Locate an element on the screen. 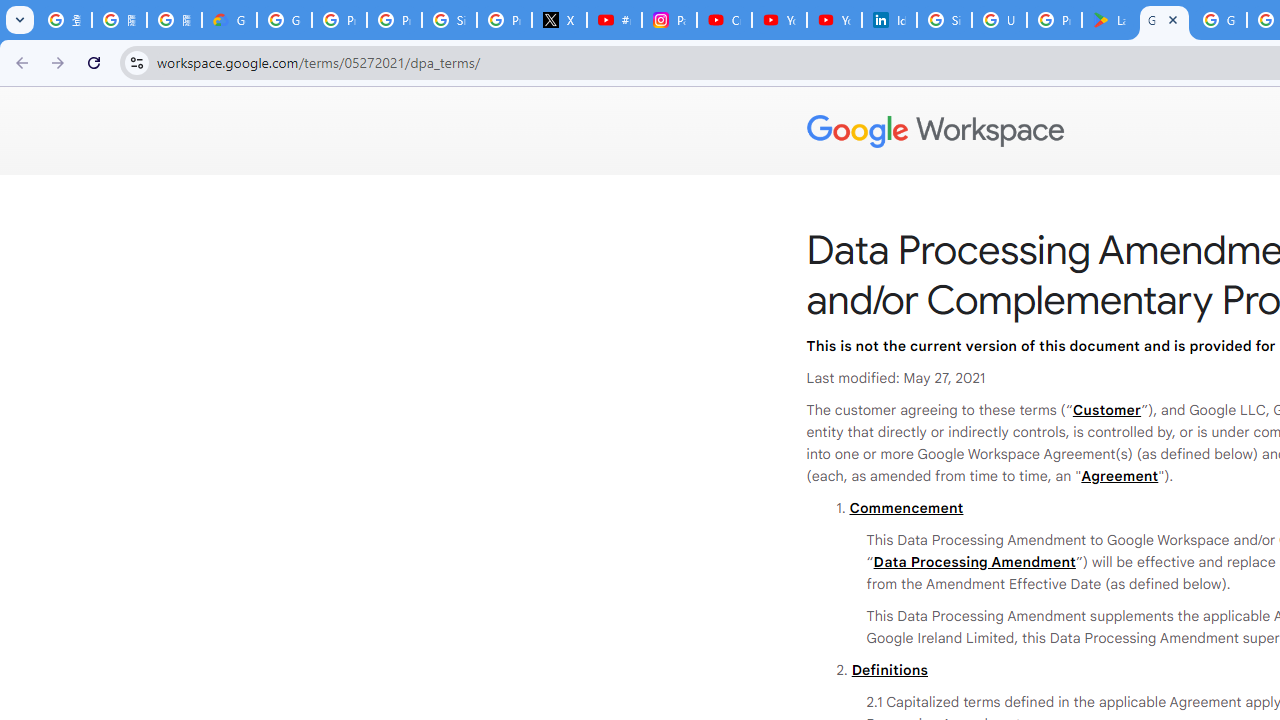 This screenshot has width=1280, height=720. 'YouTube Culture & Trends - YouTube Top 10, 2021' is located at coordinates (833, 20).